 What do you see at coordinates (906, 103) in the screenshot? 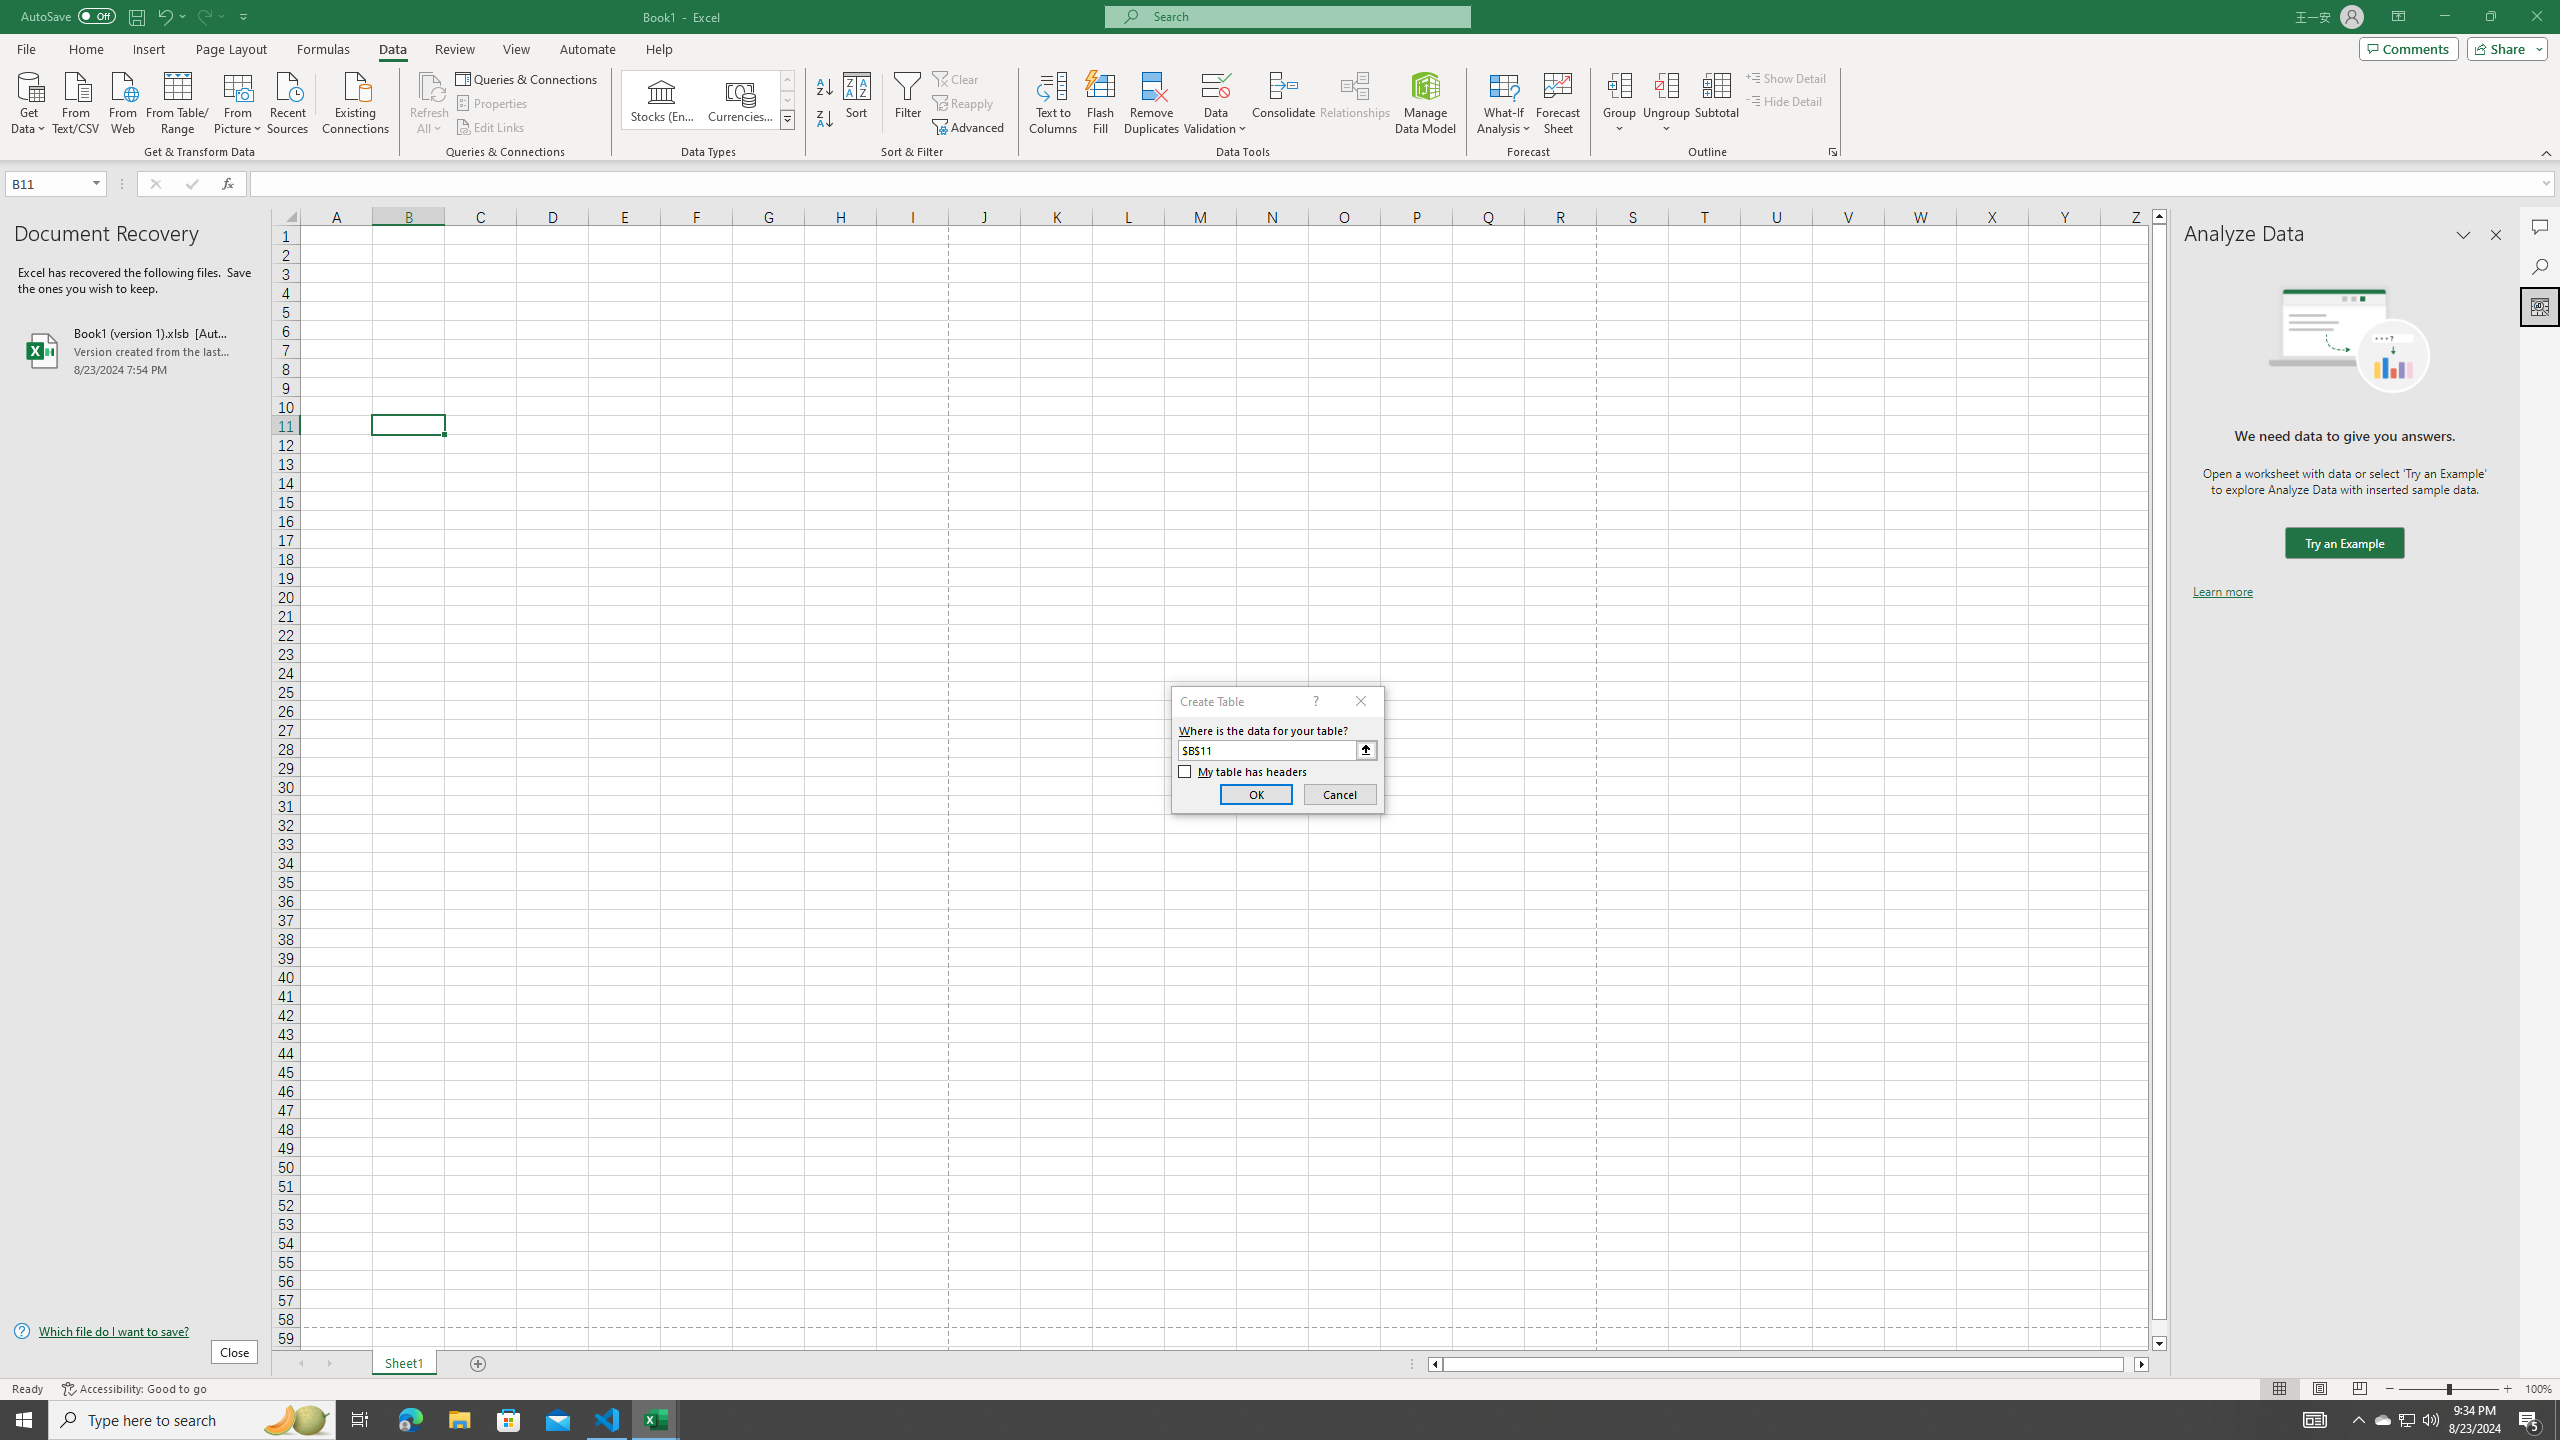
I see `'Filter'` at bounding box center [906, 103].